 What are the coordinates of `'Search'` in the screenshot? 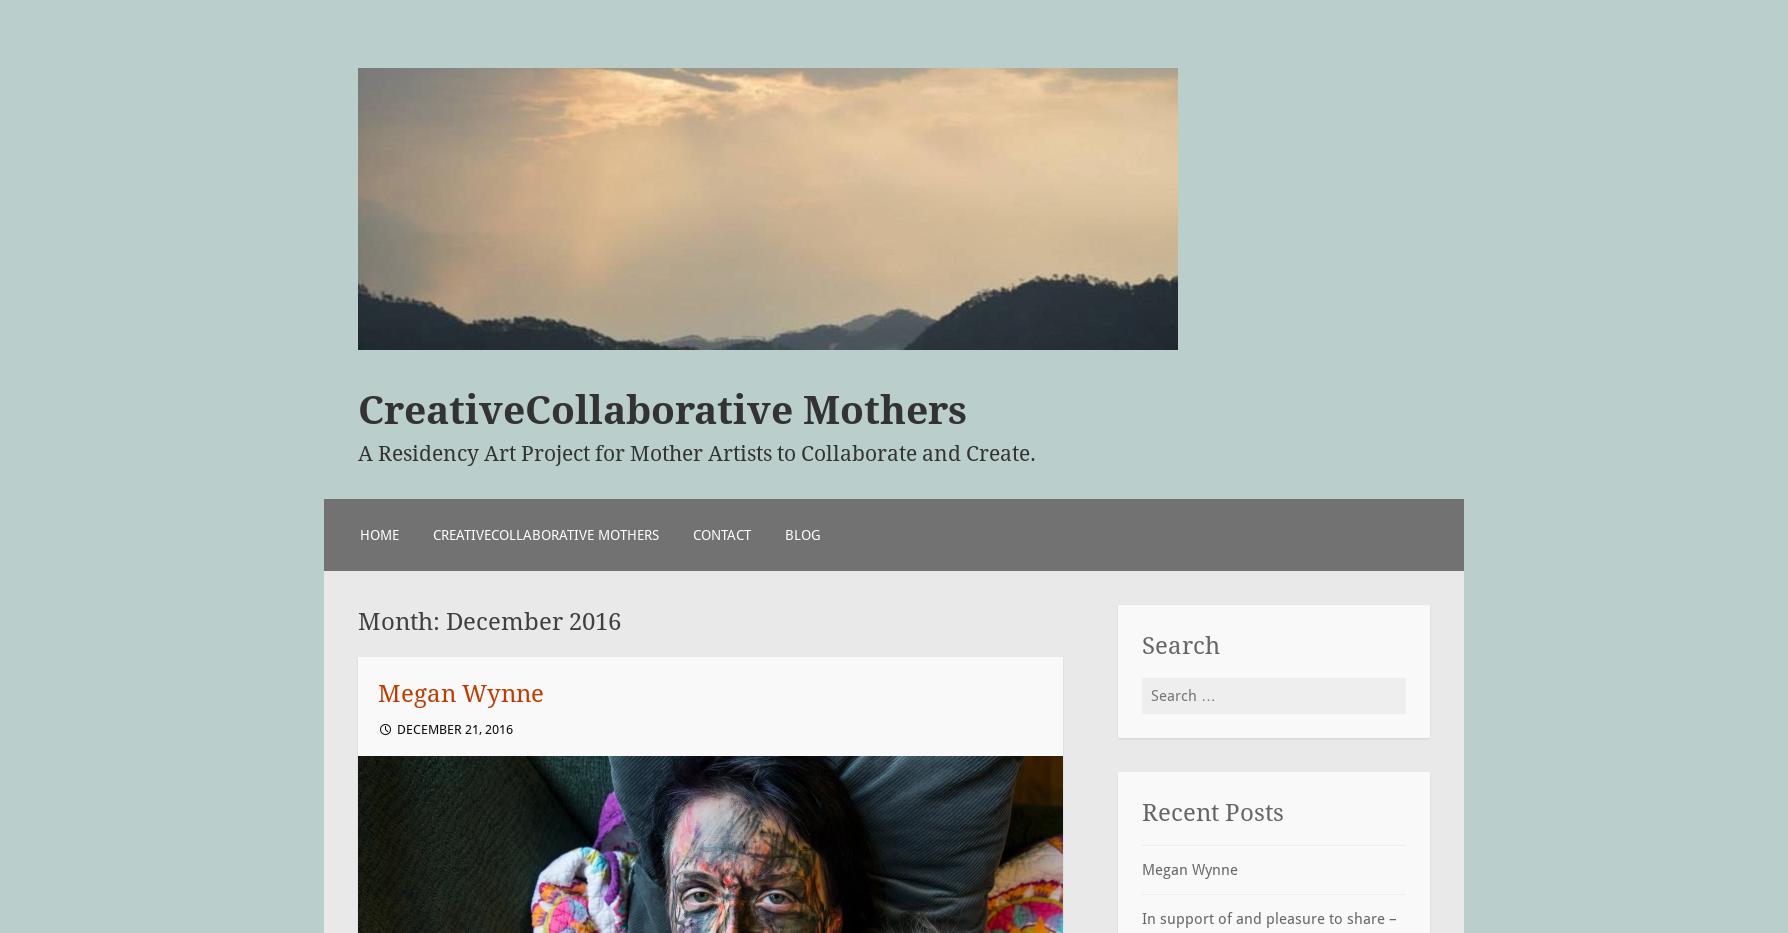 It's located at (1179, 644).